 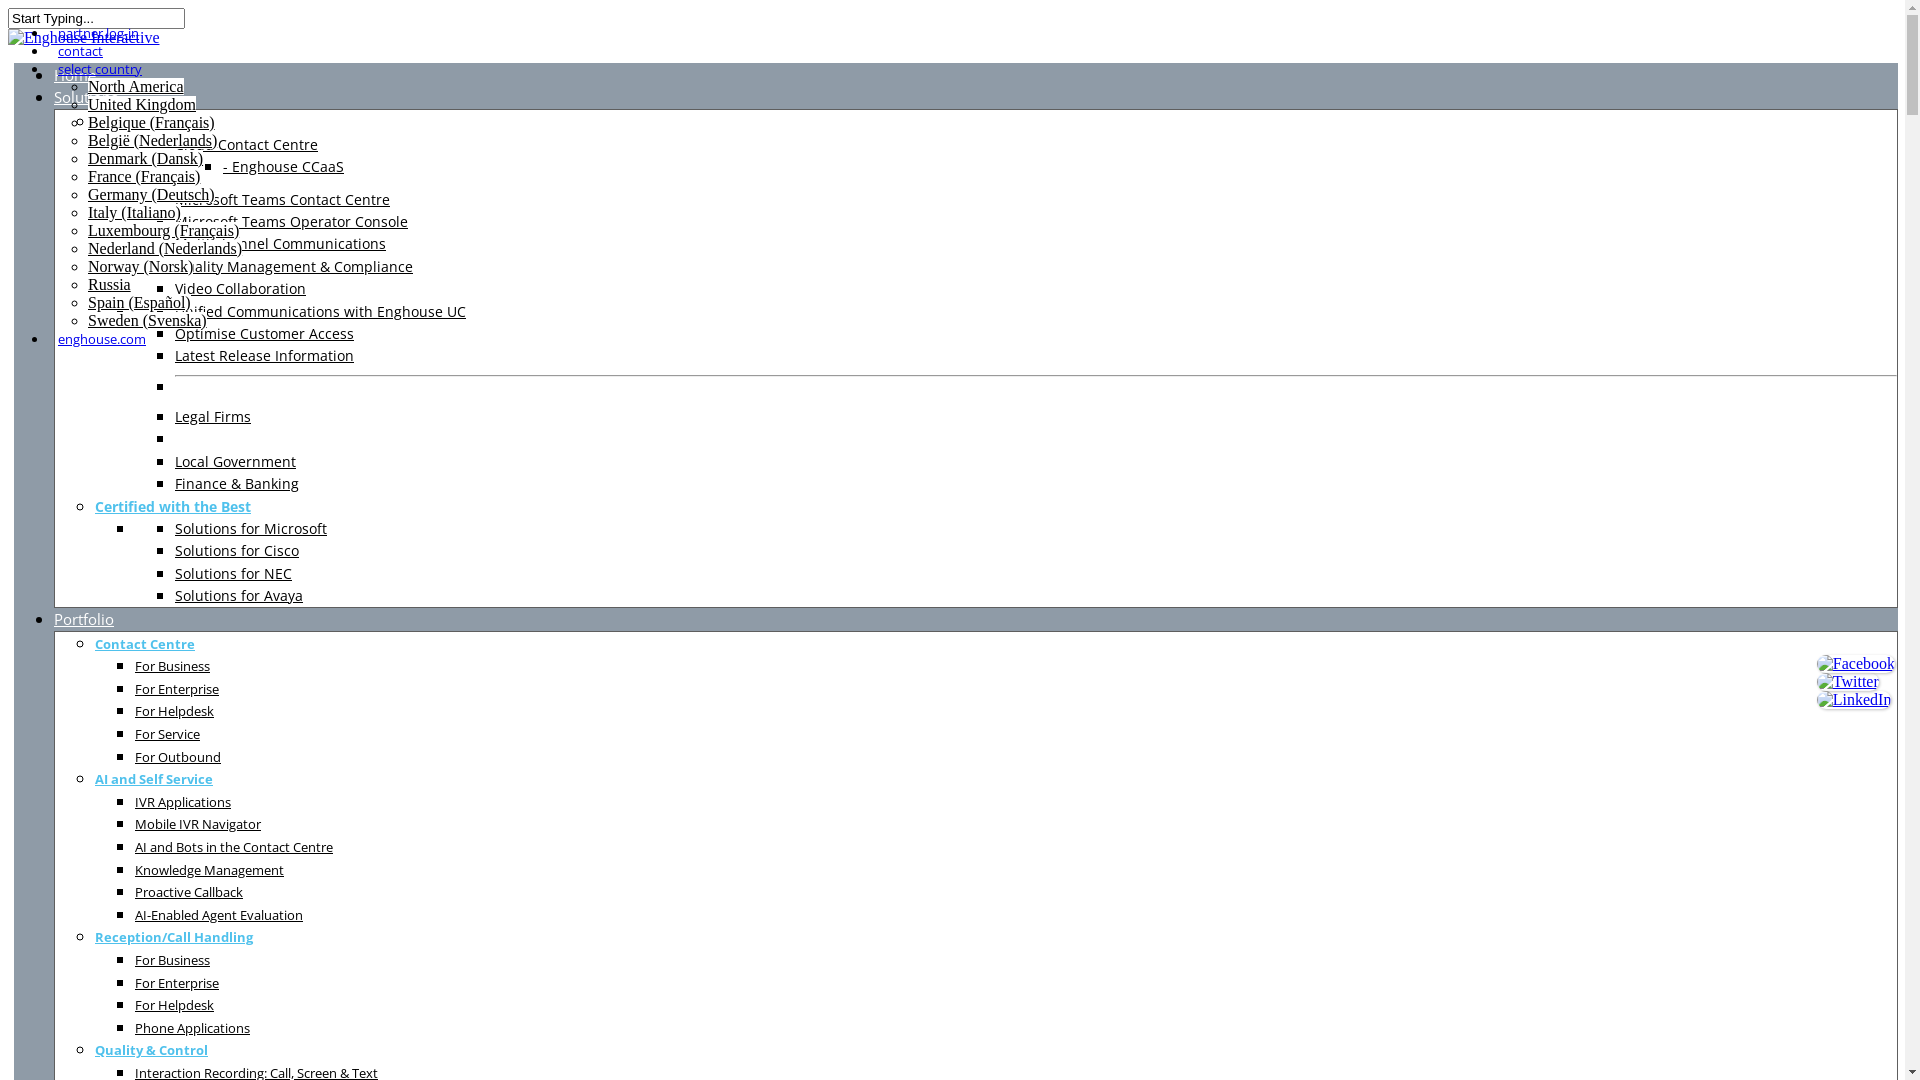 I want to click on 'Italy (Italiano)', so click(x=86, y=212).